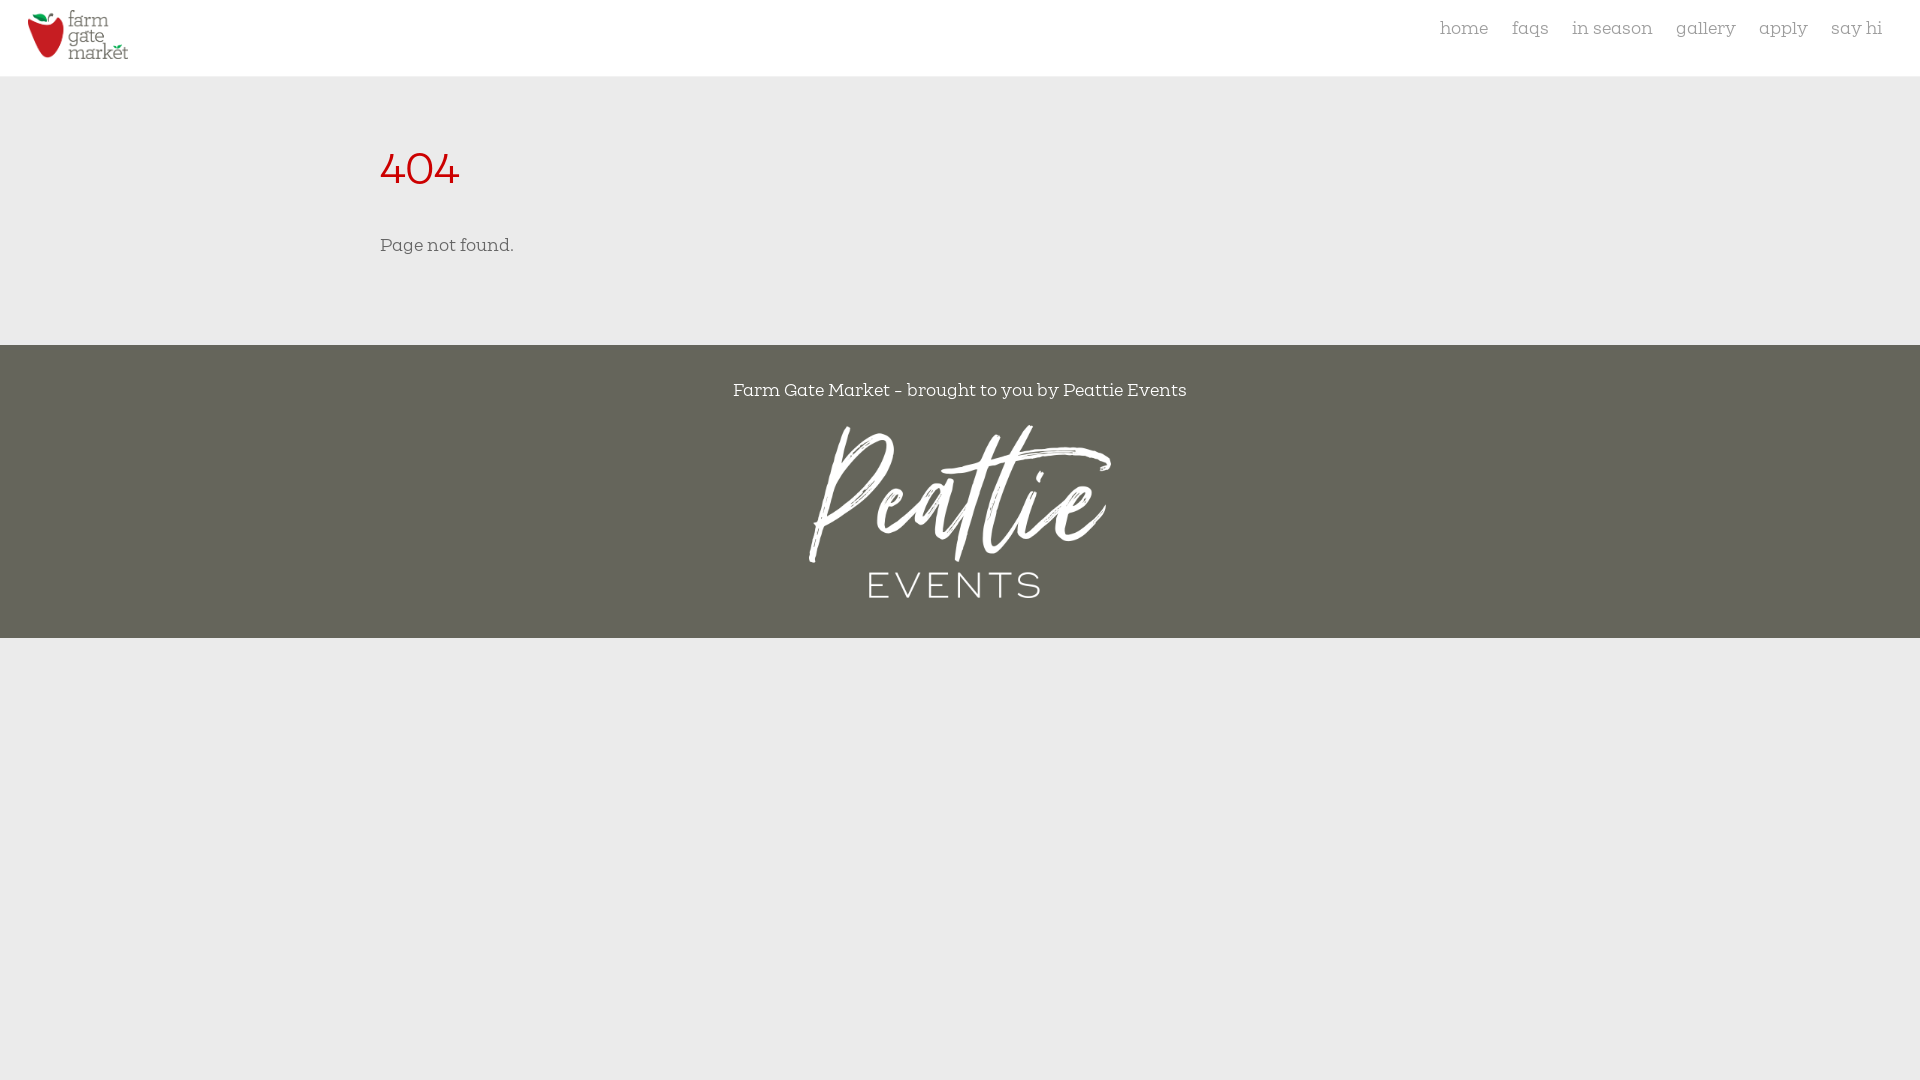 This screenshot has width=1920, height=1080. Describe the element at coordinates (1704, 27) in the screenshot. I see `'gallery'` at that location.